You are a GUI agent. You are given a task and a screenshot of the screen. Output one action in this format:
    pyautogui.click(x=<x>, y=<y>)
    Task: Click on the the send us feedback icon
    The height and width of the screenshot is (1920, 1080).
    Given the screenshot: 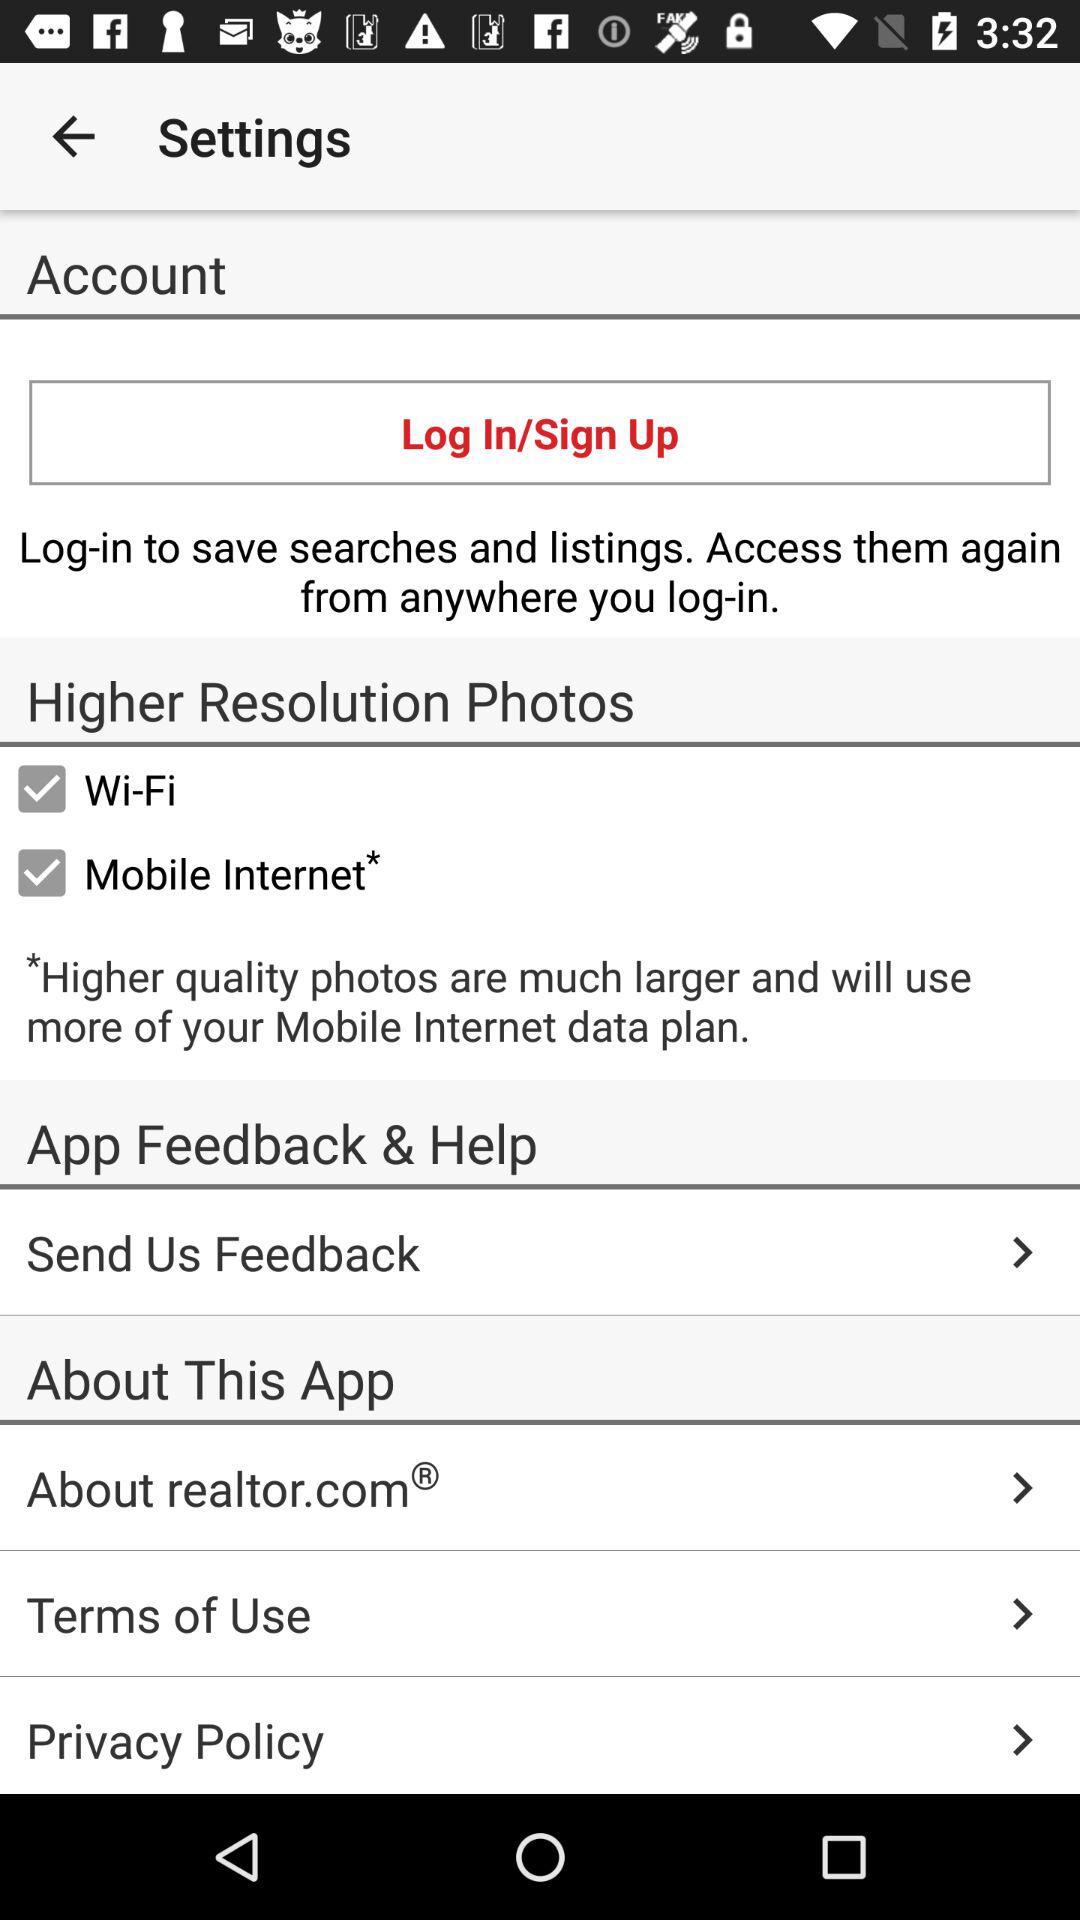 What is the action you would take?
    pyautogui.click(x=540, y=1251)
    